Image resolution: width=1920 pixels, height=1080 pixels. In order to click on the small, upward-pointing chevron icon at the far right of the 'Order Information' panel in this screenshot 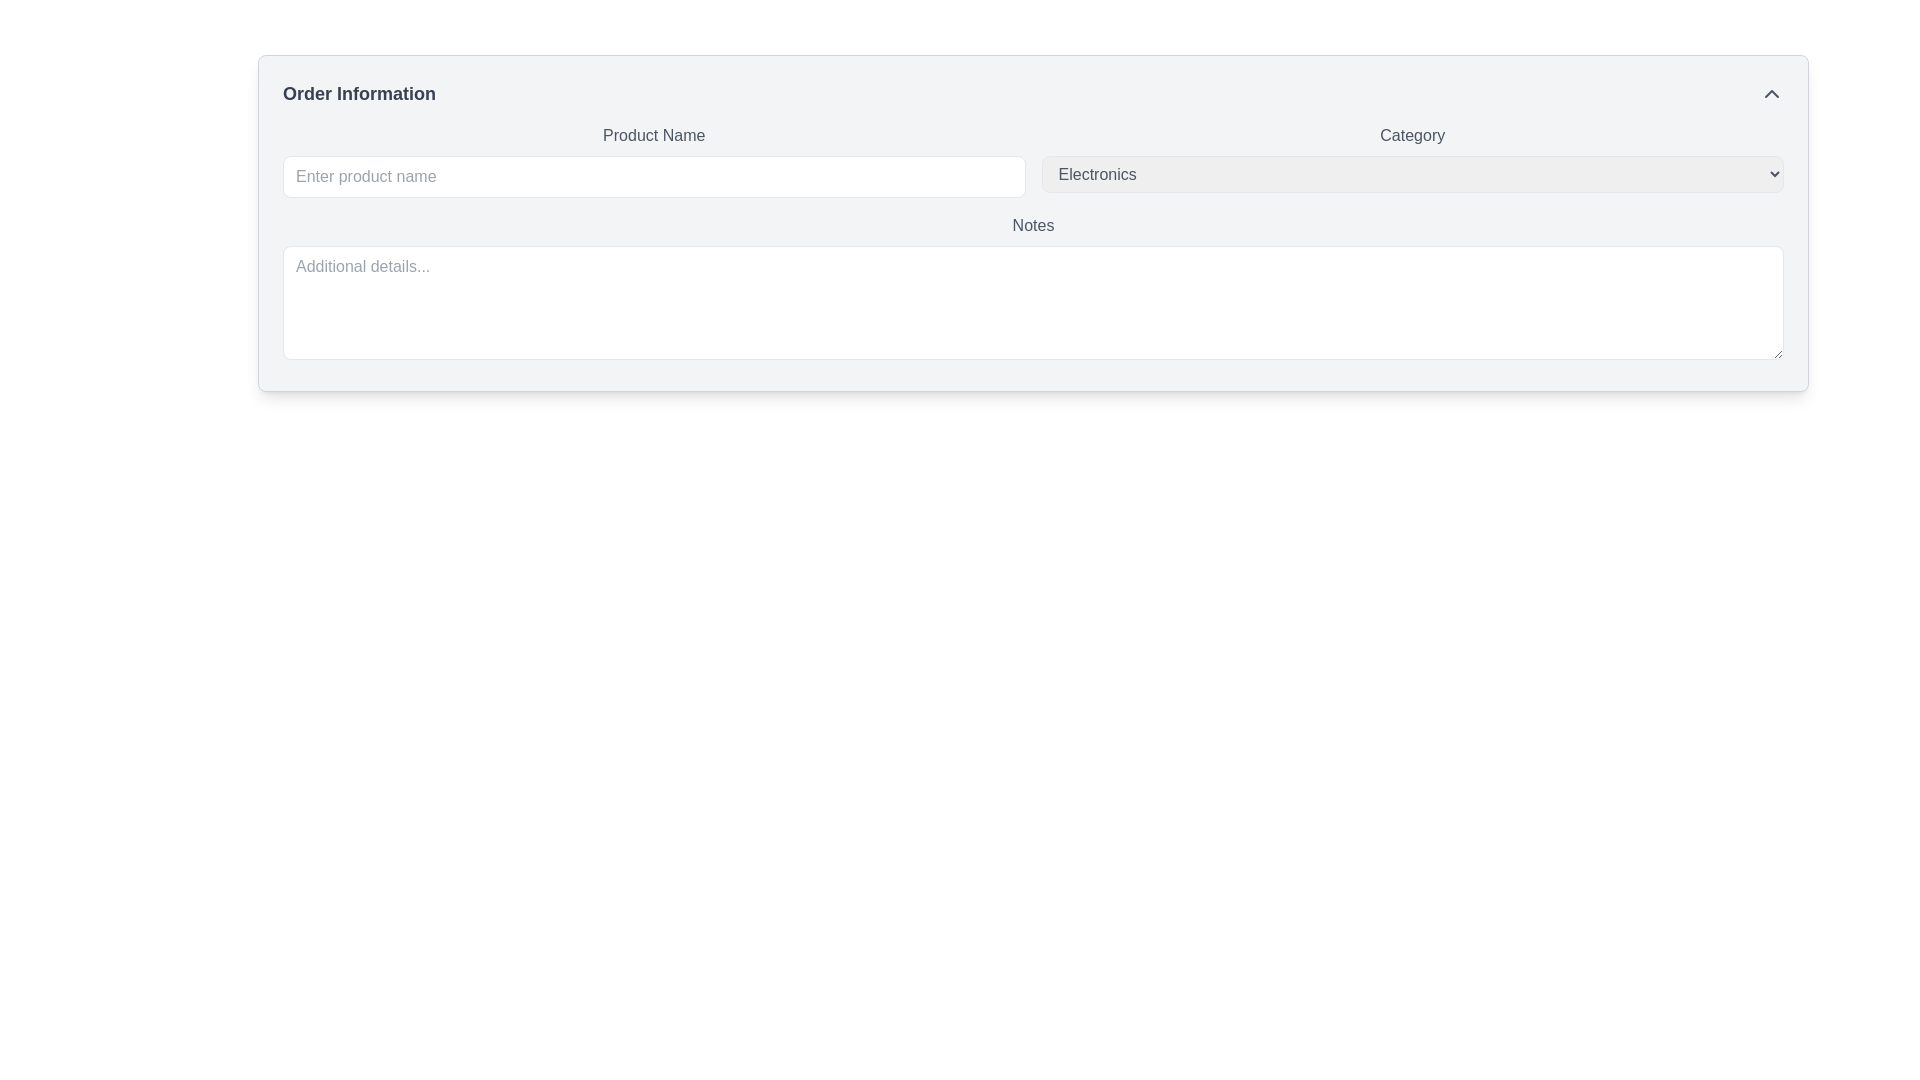, I will do `click(1771, 93)`.